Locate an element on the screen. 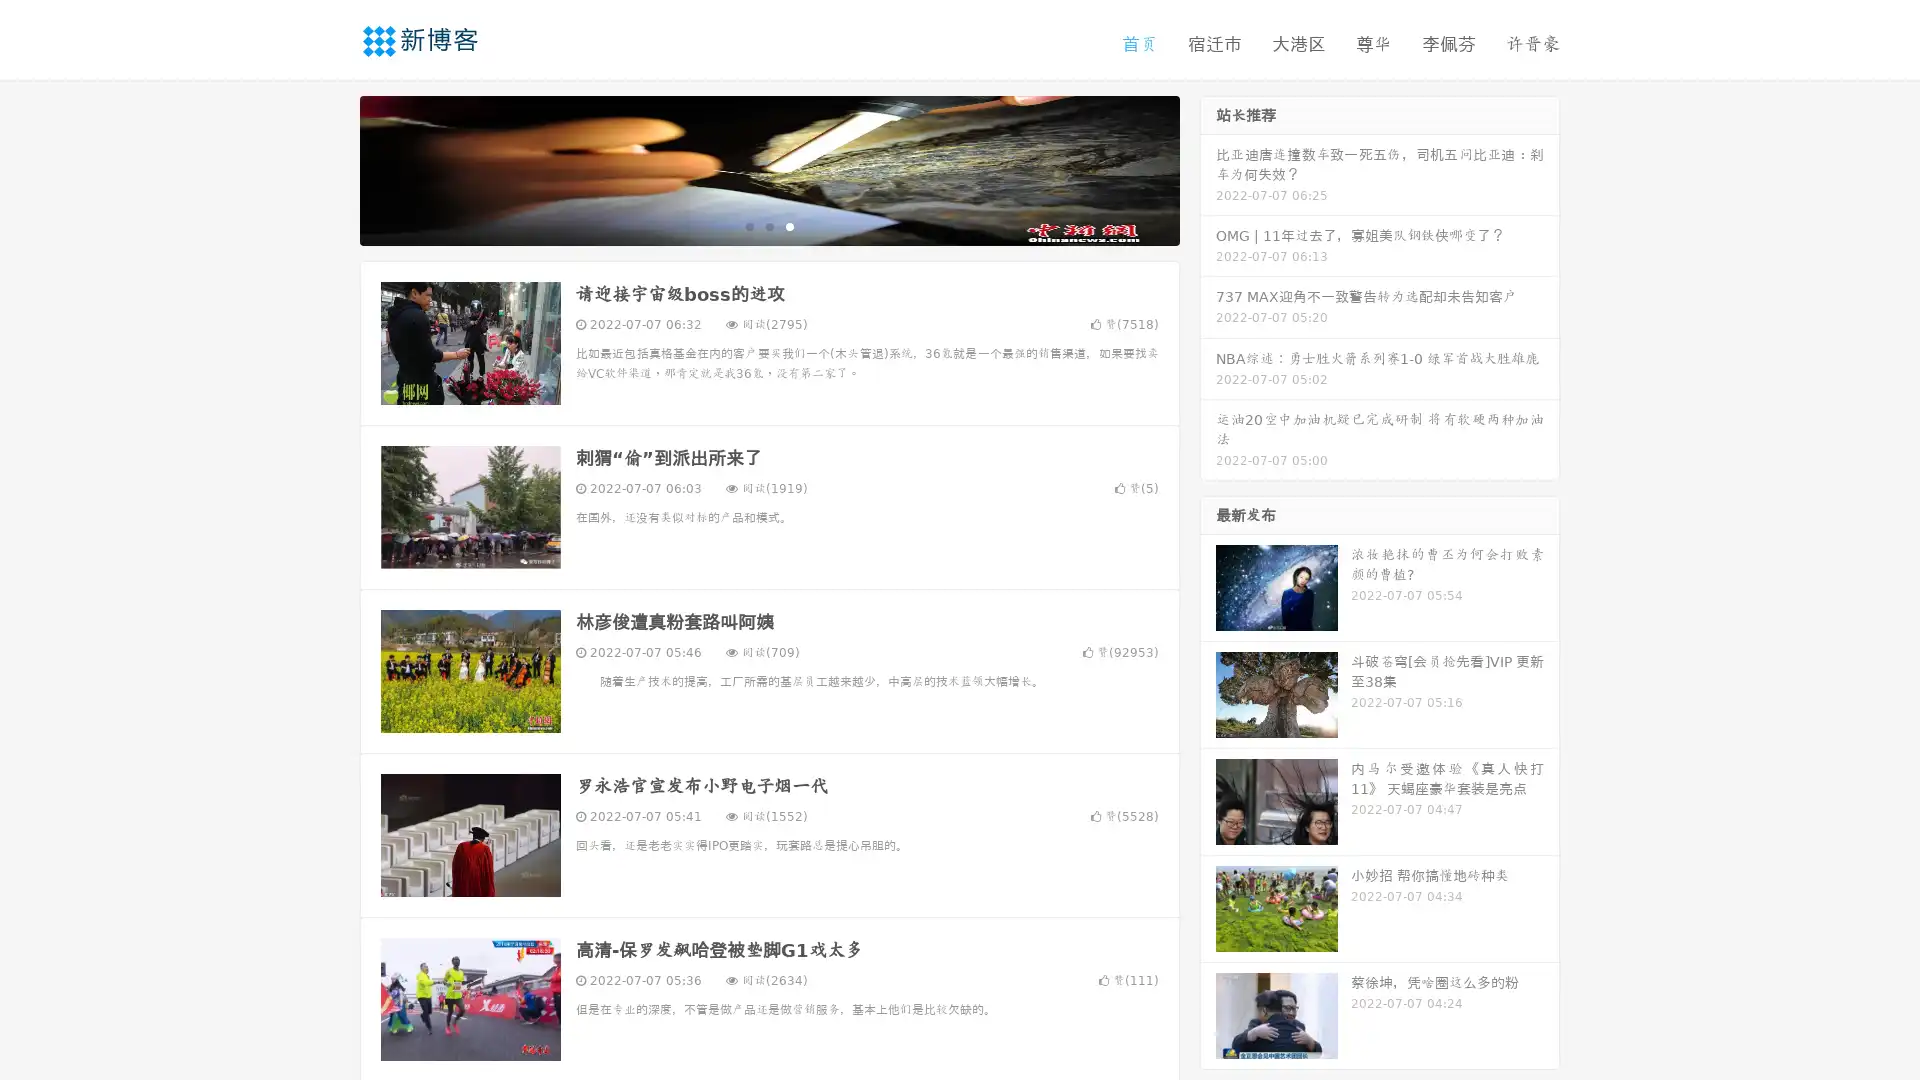  Go to slide 2 is located at coordinates (768, 225).